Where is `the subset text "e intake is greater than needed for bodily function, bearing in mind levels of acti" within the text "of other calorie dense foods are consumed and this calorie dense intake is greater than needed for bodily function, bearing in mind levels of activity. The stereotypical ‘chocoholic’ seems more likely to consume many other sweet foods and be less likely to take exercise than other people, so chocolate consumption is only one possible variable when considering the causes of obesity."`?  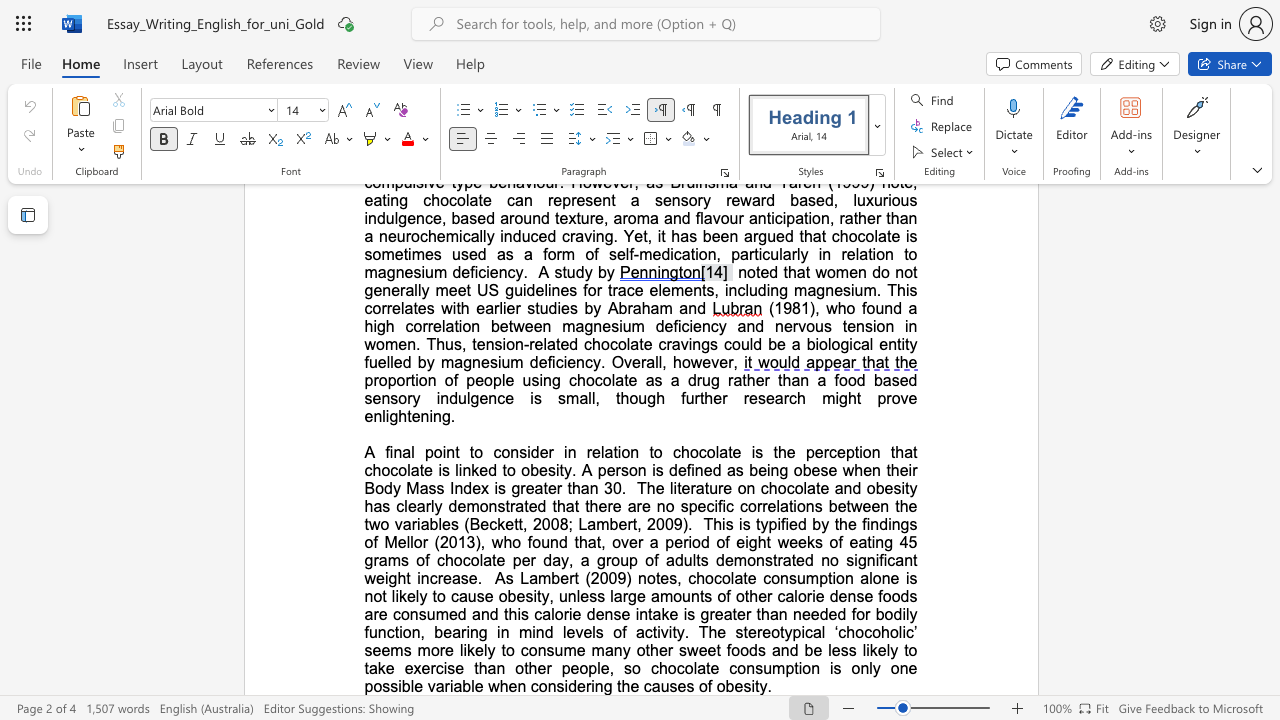 the subset text "e intake is greater than needed for bodily function, bearing in mind levels of acti" within the text "of other calorie dense foods are consumed and this calorie dense intake is greater than needed for bodily function, bearing in mind levels of activity. The stereotypical ‘chocoholic’ seems more likely to consume many other sweet foods and be less likely to take exercise than other people, so chocolate consumption is only one possible variable when considering the causes of obesity." is located at coordinates (620, 613).